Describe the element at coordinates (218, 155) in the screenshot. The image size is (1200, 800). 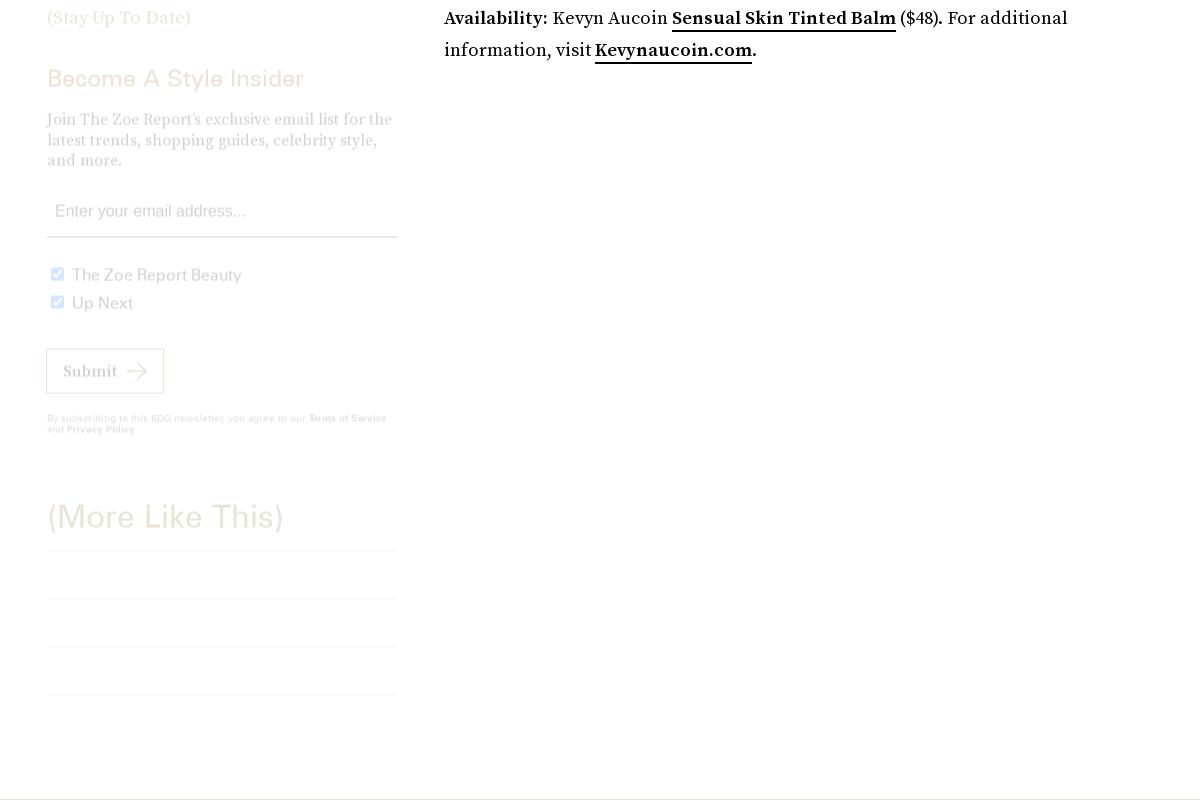
I see `'Join The Zoe Report’s exclusive email list for the latest trends, shopping guides, celebrity style, and more.'` at that location.